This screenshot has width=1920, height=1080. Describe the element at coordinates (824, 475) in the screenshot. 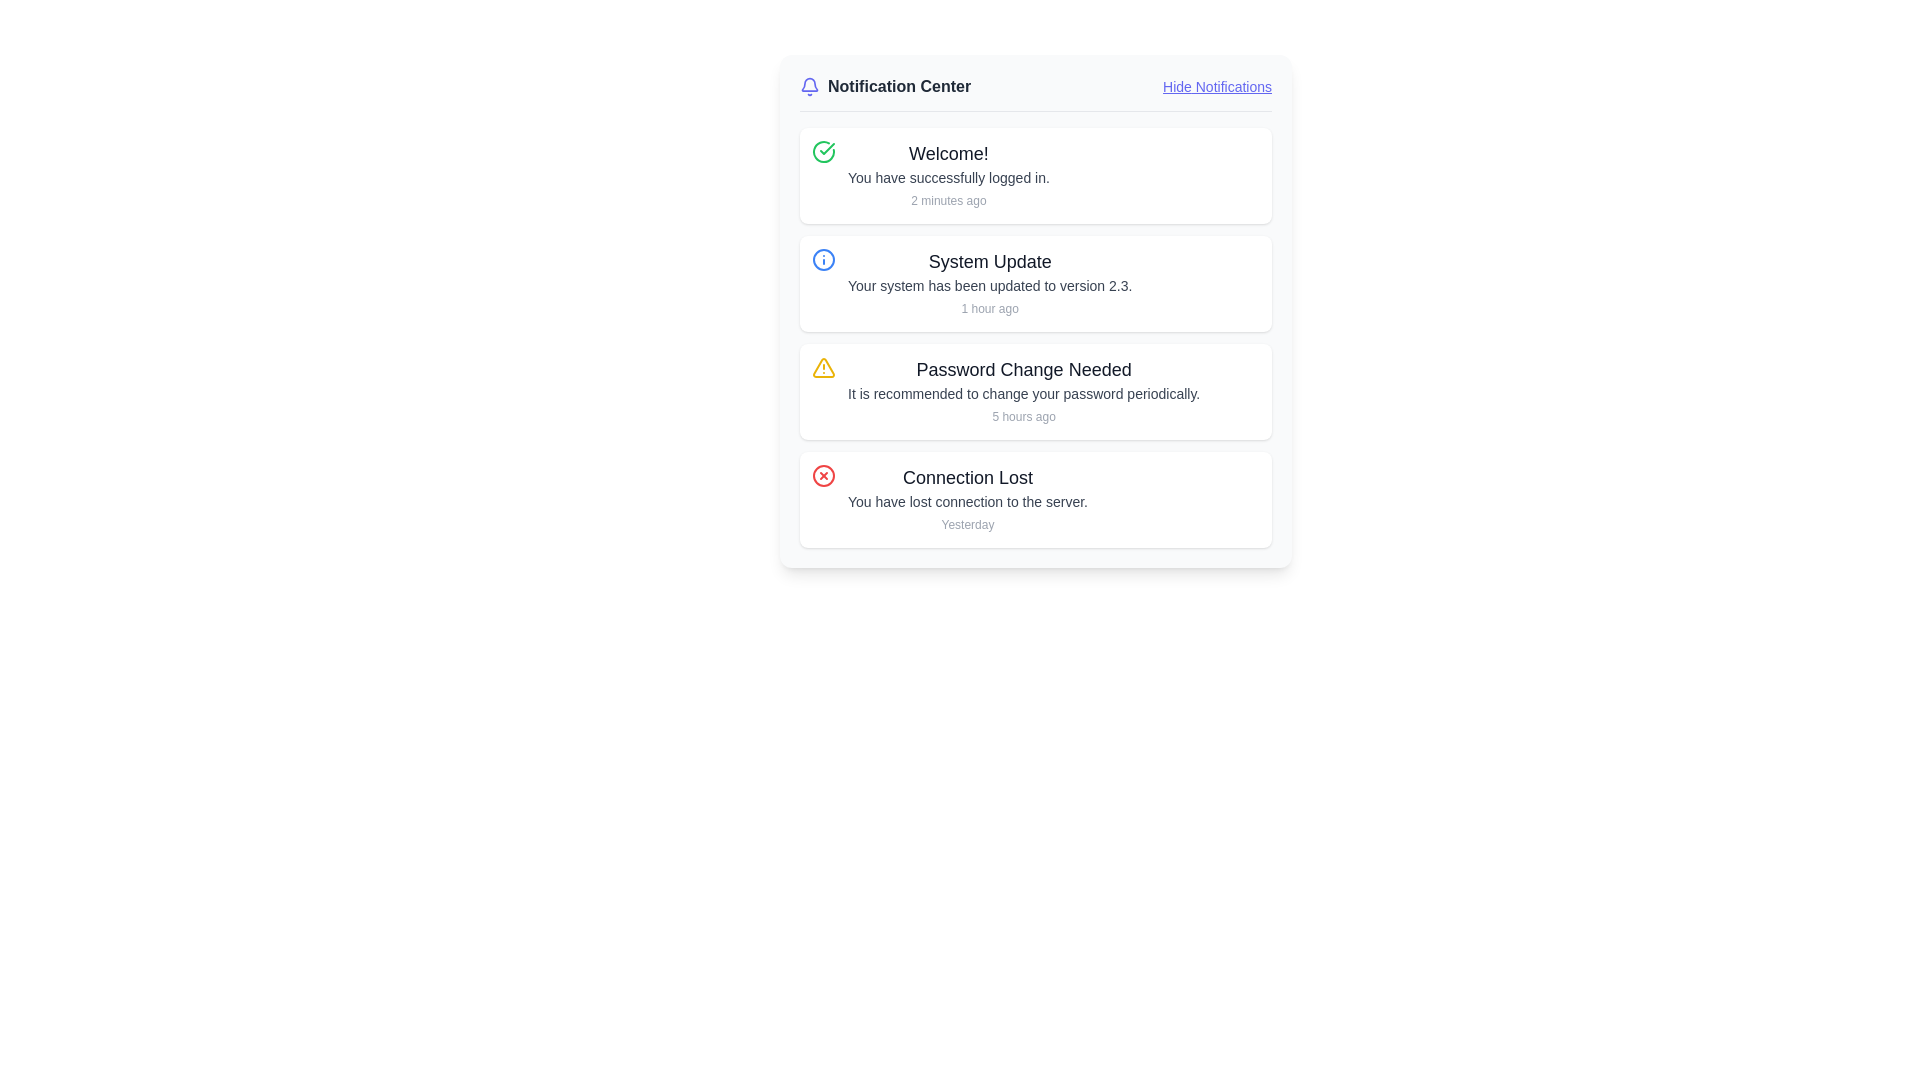

I see `the circular SVG Ellipse component that serves as the background for the 'Connection Lost' notification icon` at that location.